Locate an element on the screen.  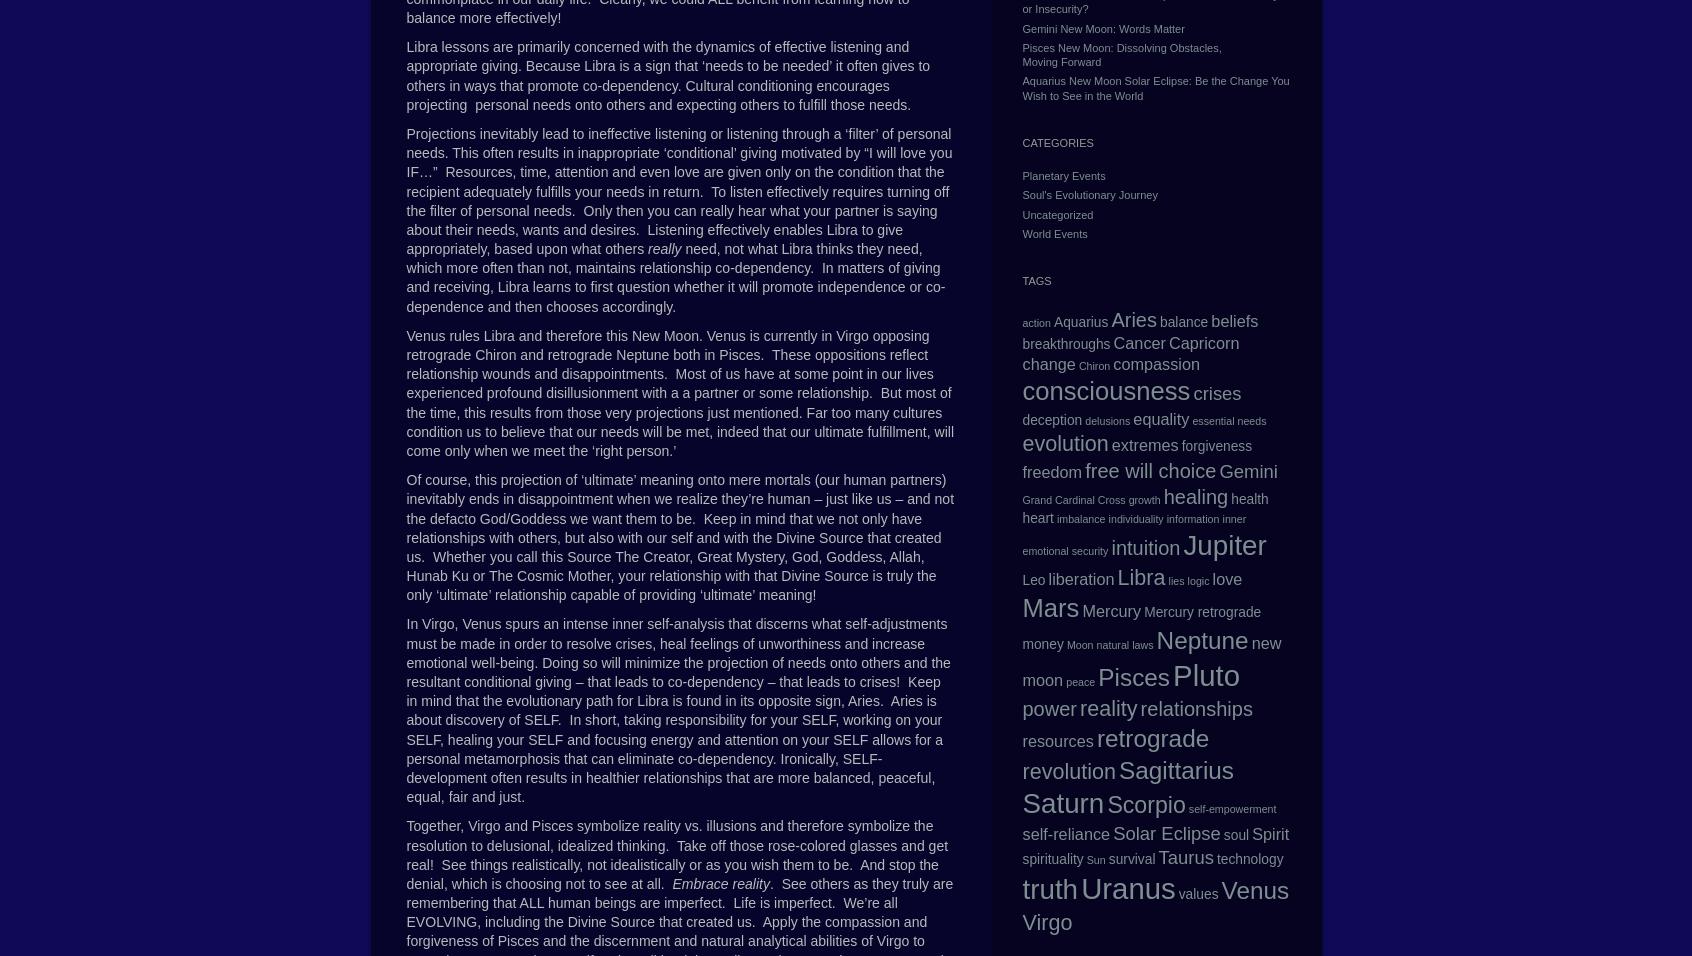
'Solar Eclipse' is located at coordinates (1165, 832).